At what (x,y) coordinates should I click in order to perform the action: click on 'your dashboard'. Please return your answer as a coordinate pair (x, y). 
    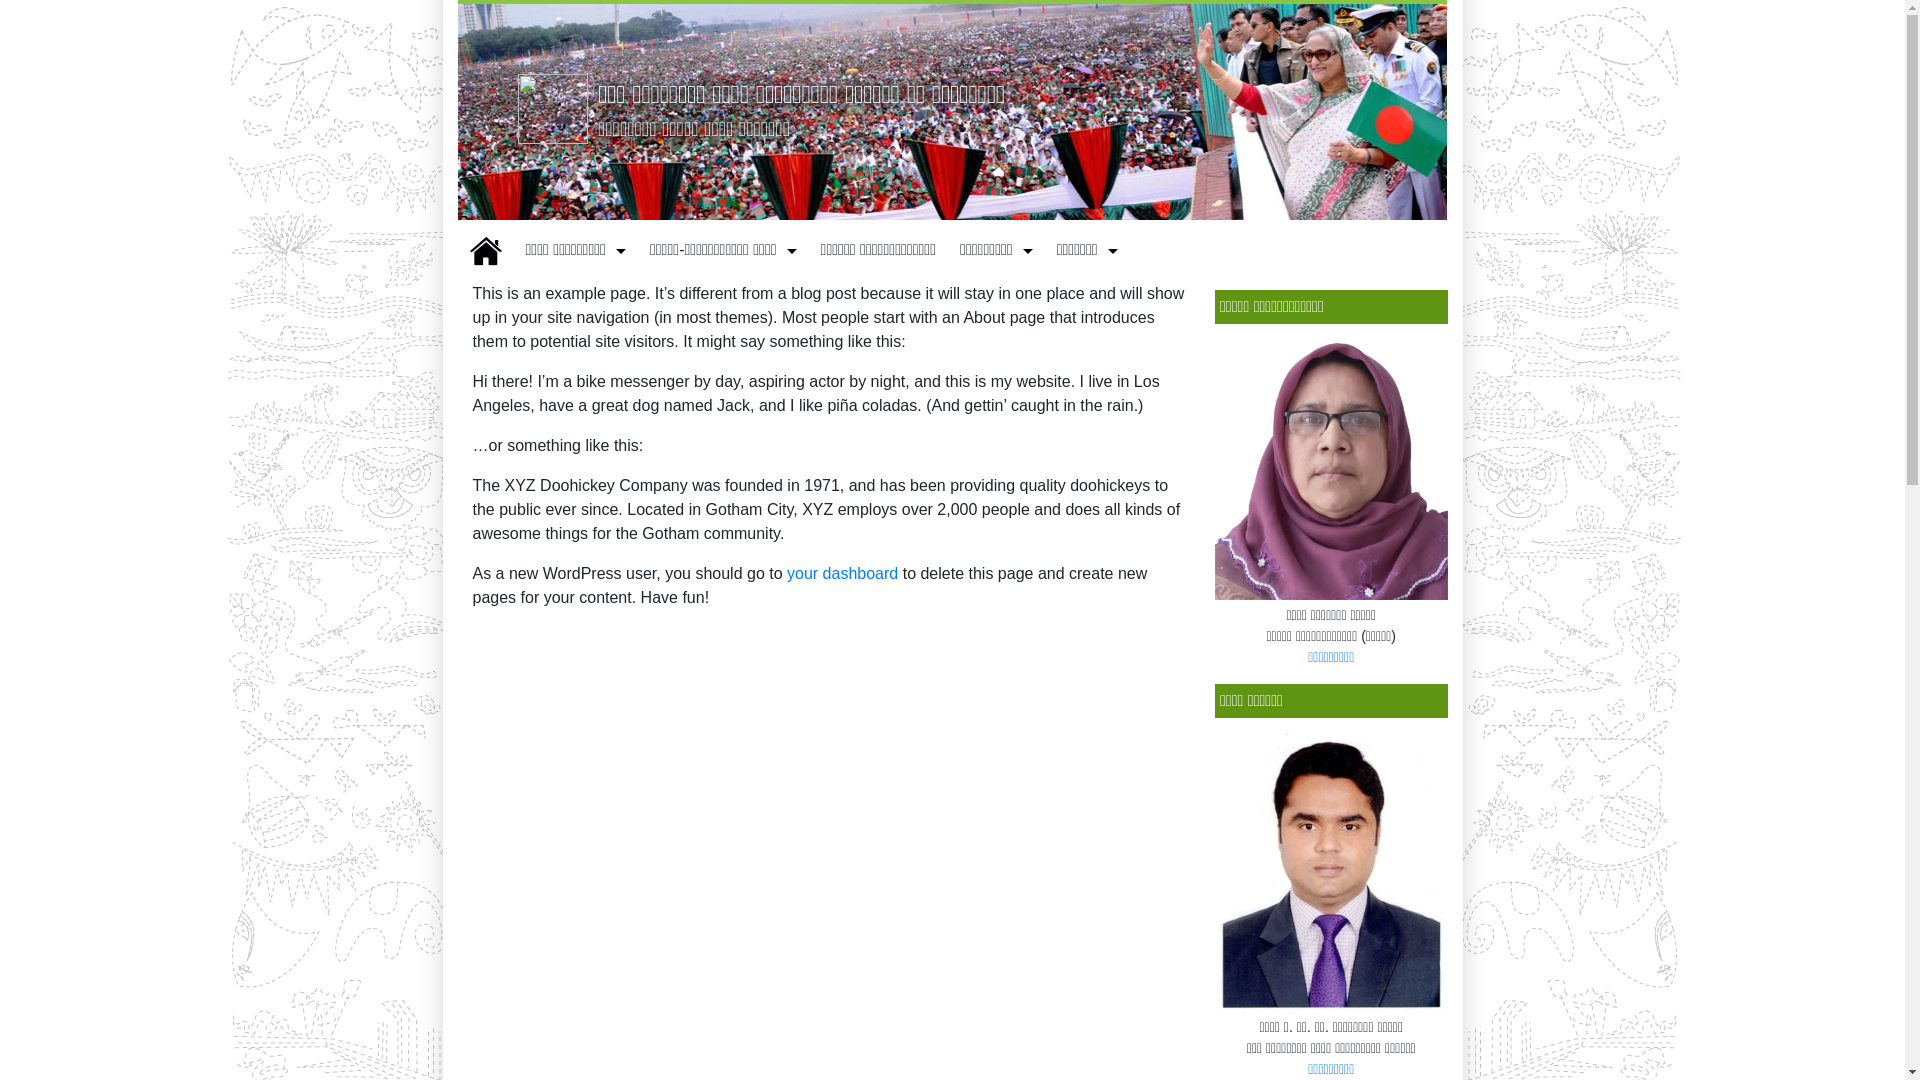
    Looking at the image, I should click on (842, 573).